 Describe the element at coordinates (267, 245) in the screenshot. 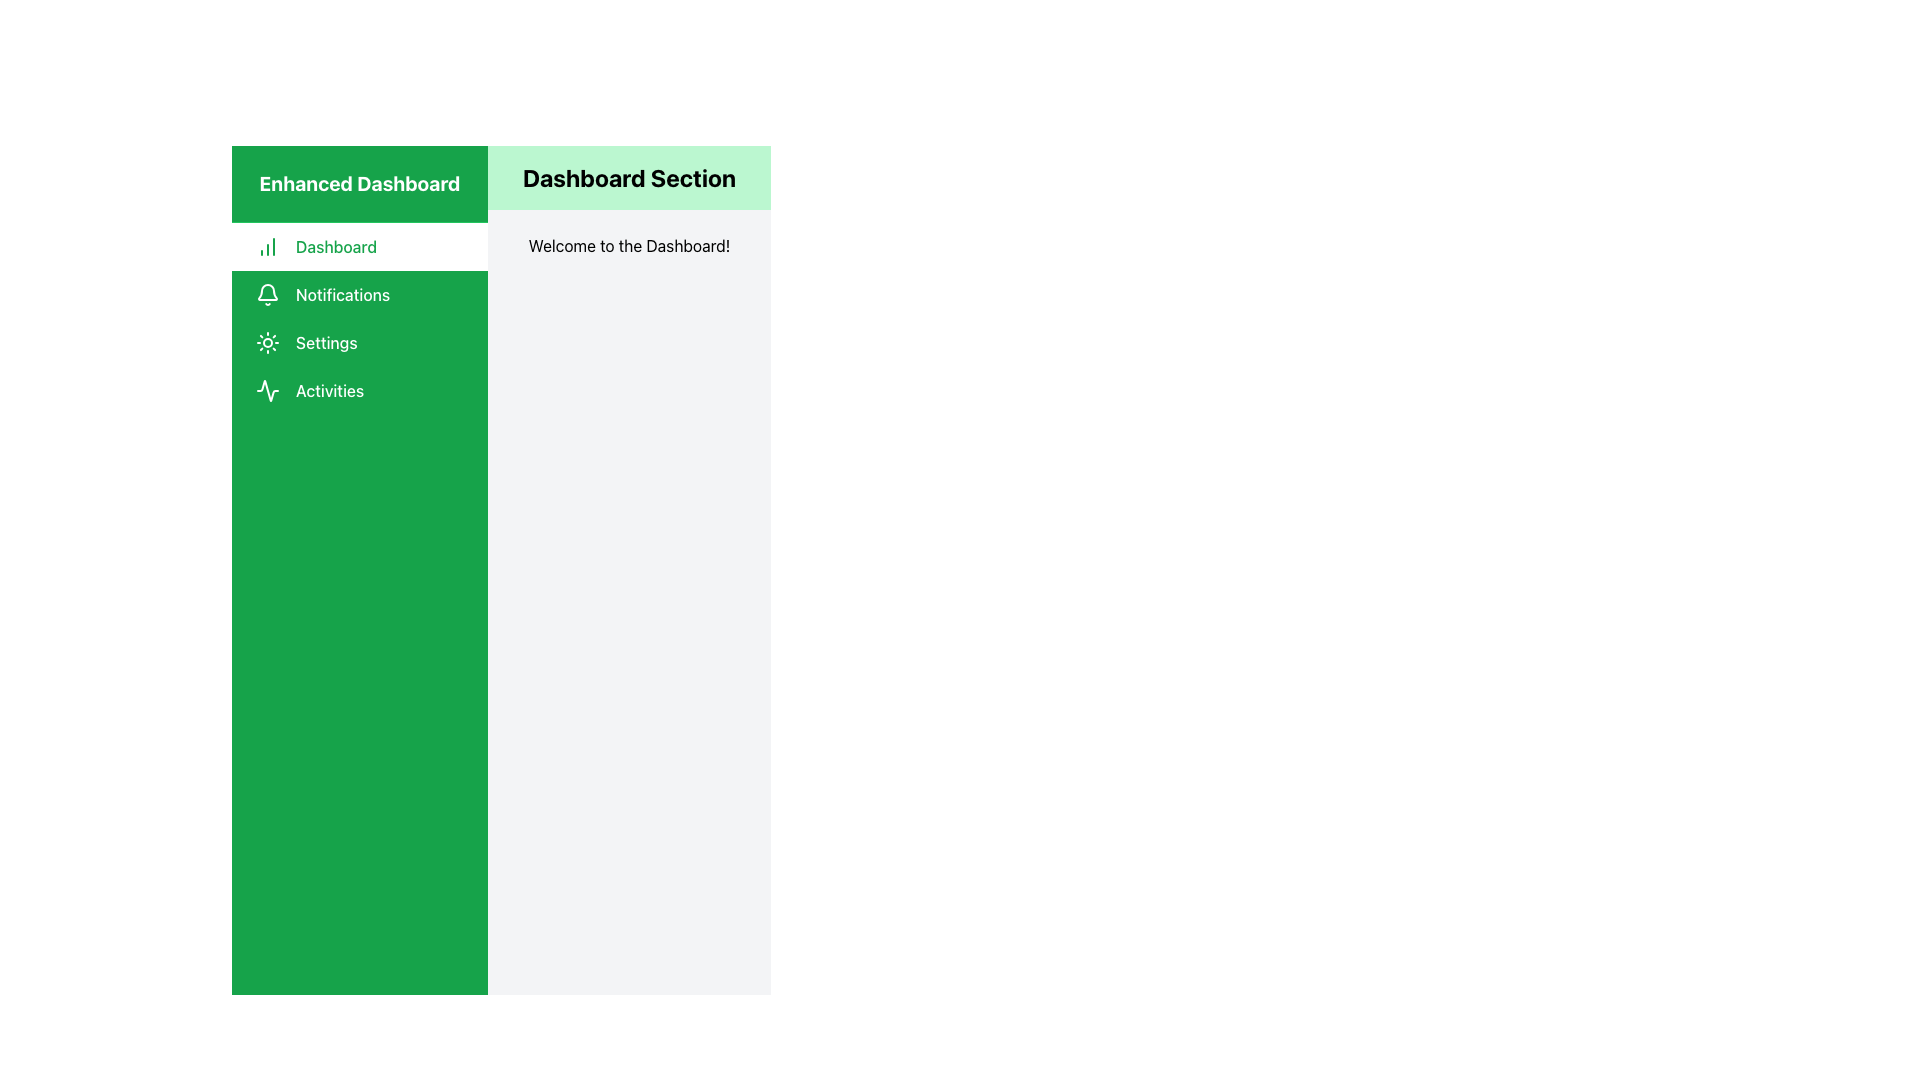

I see `the 'Dashboard' icon located in the sidebar menu, positioned just below the 'Enhanced Dashboard' heading and to the left of the 'Dashboard' text label` at that location.